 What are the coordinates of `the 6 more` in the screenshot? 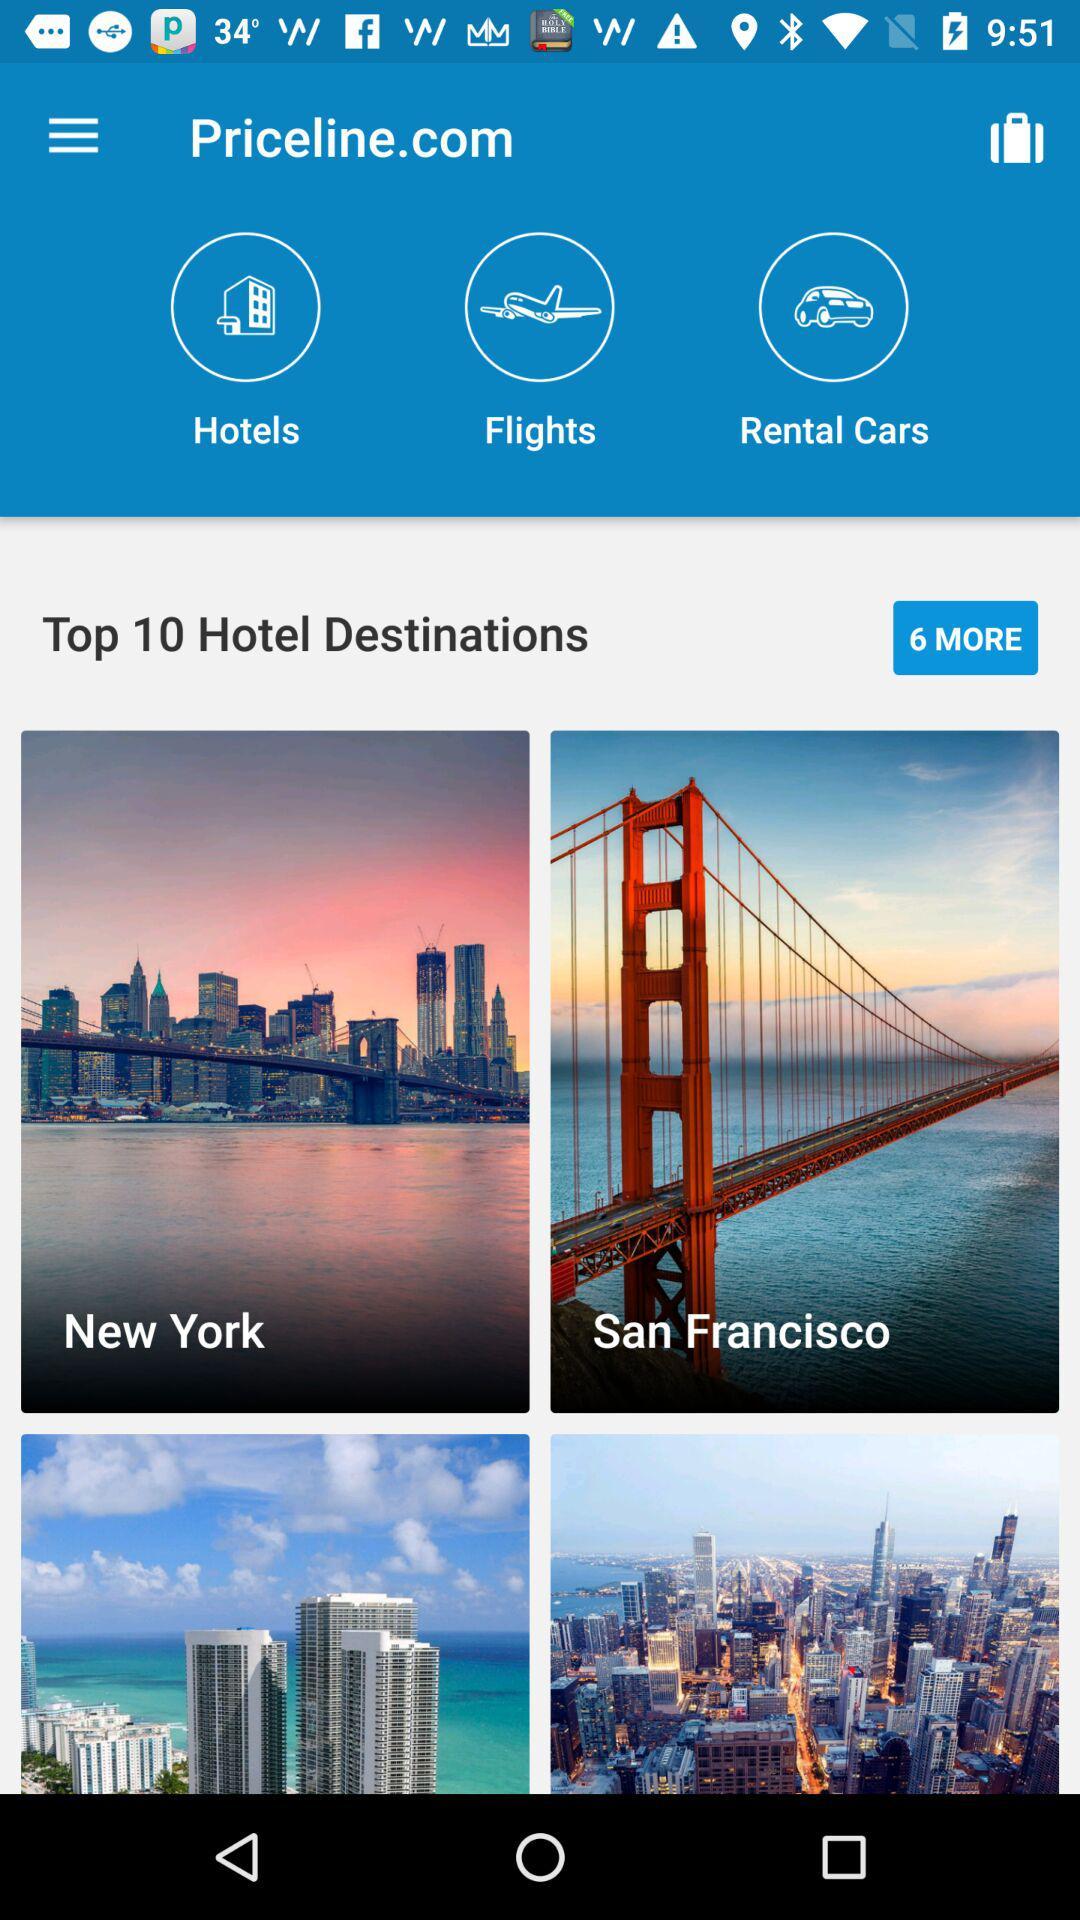 It's located at (964, 636).